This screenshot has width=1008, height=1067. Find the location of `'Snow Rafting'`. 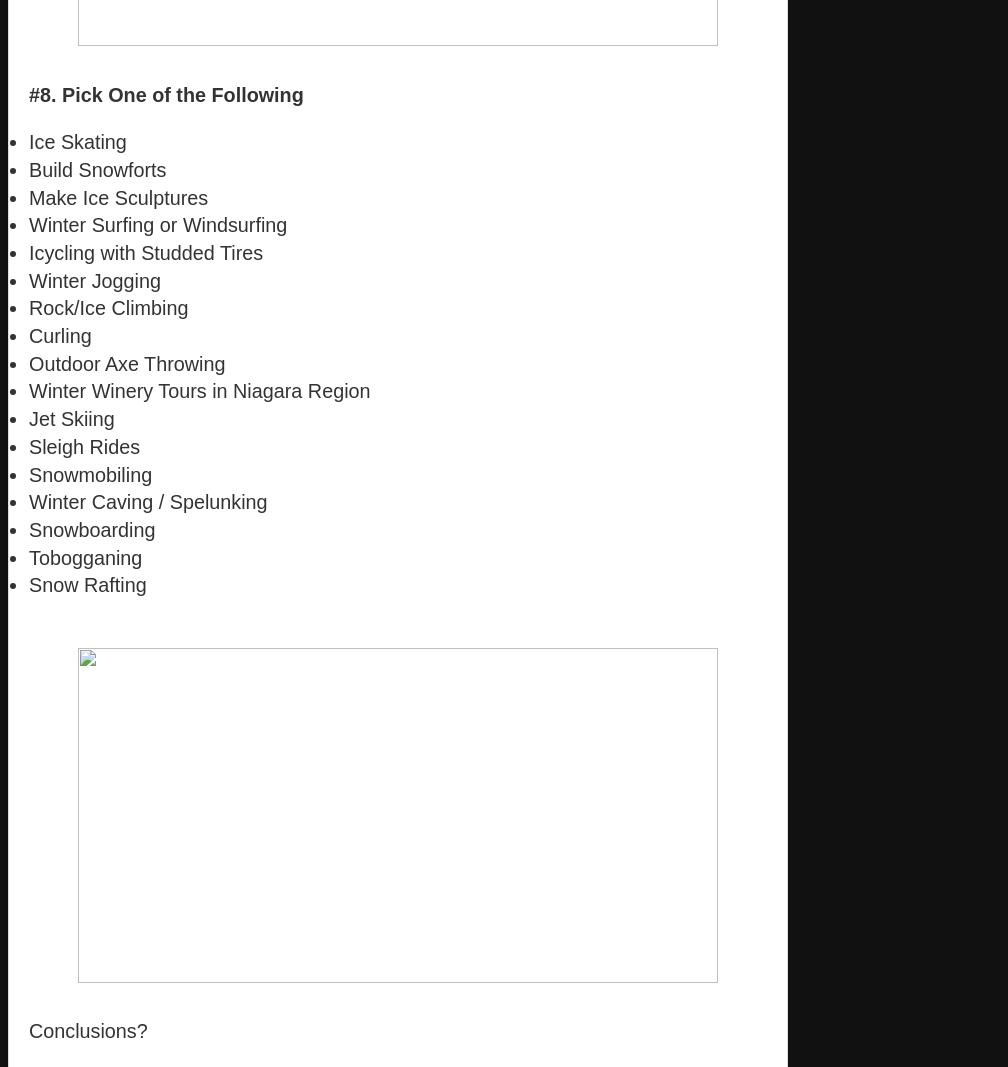

'Snow Rafting' is located at coordinates (29, 585).